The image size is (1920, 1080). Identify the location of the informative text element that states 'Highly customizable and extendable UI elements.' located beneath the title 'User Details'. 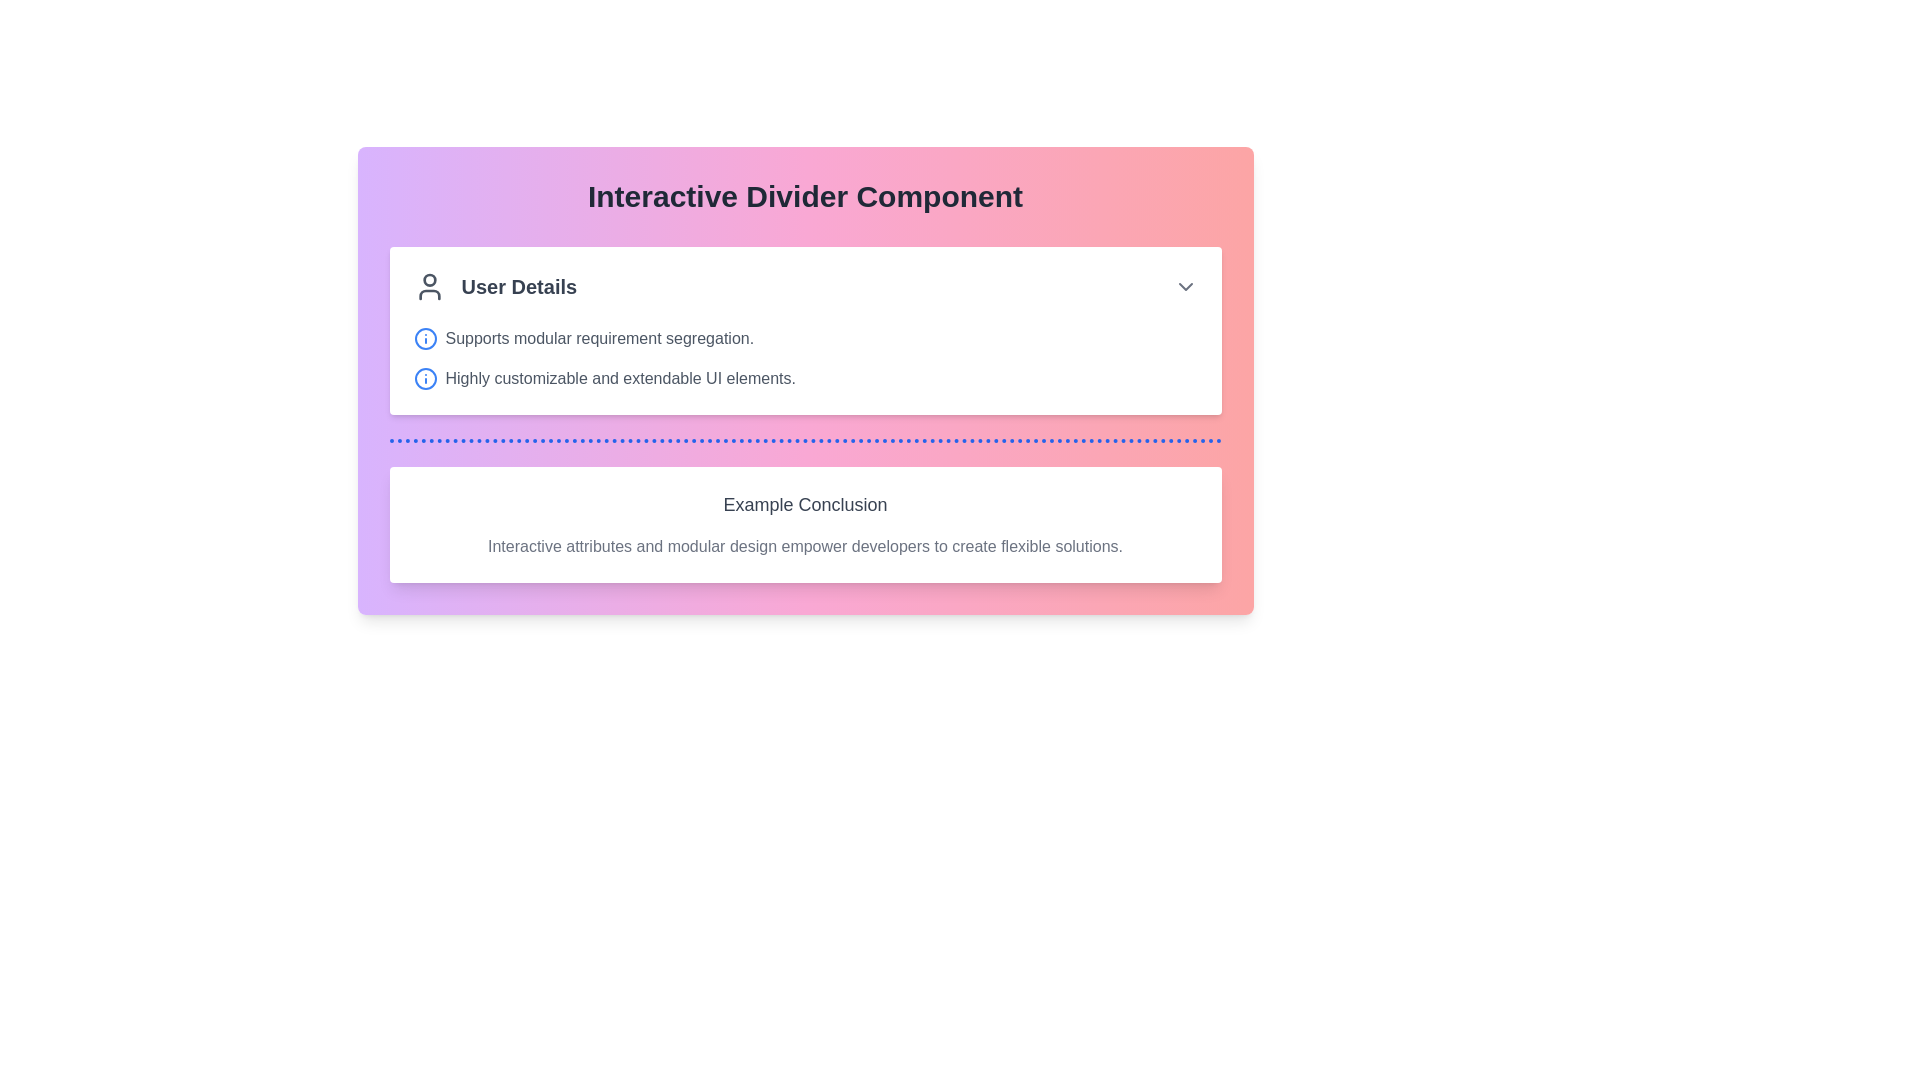
(805, 357).